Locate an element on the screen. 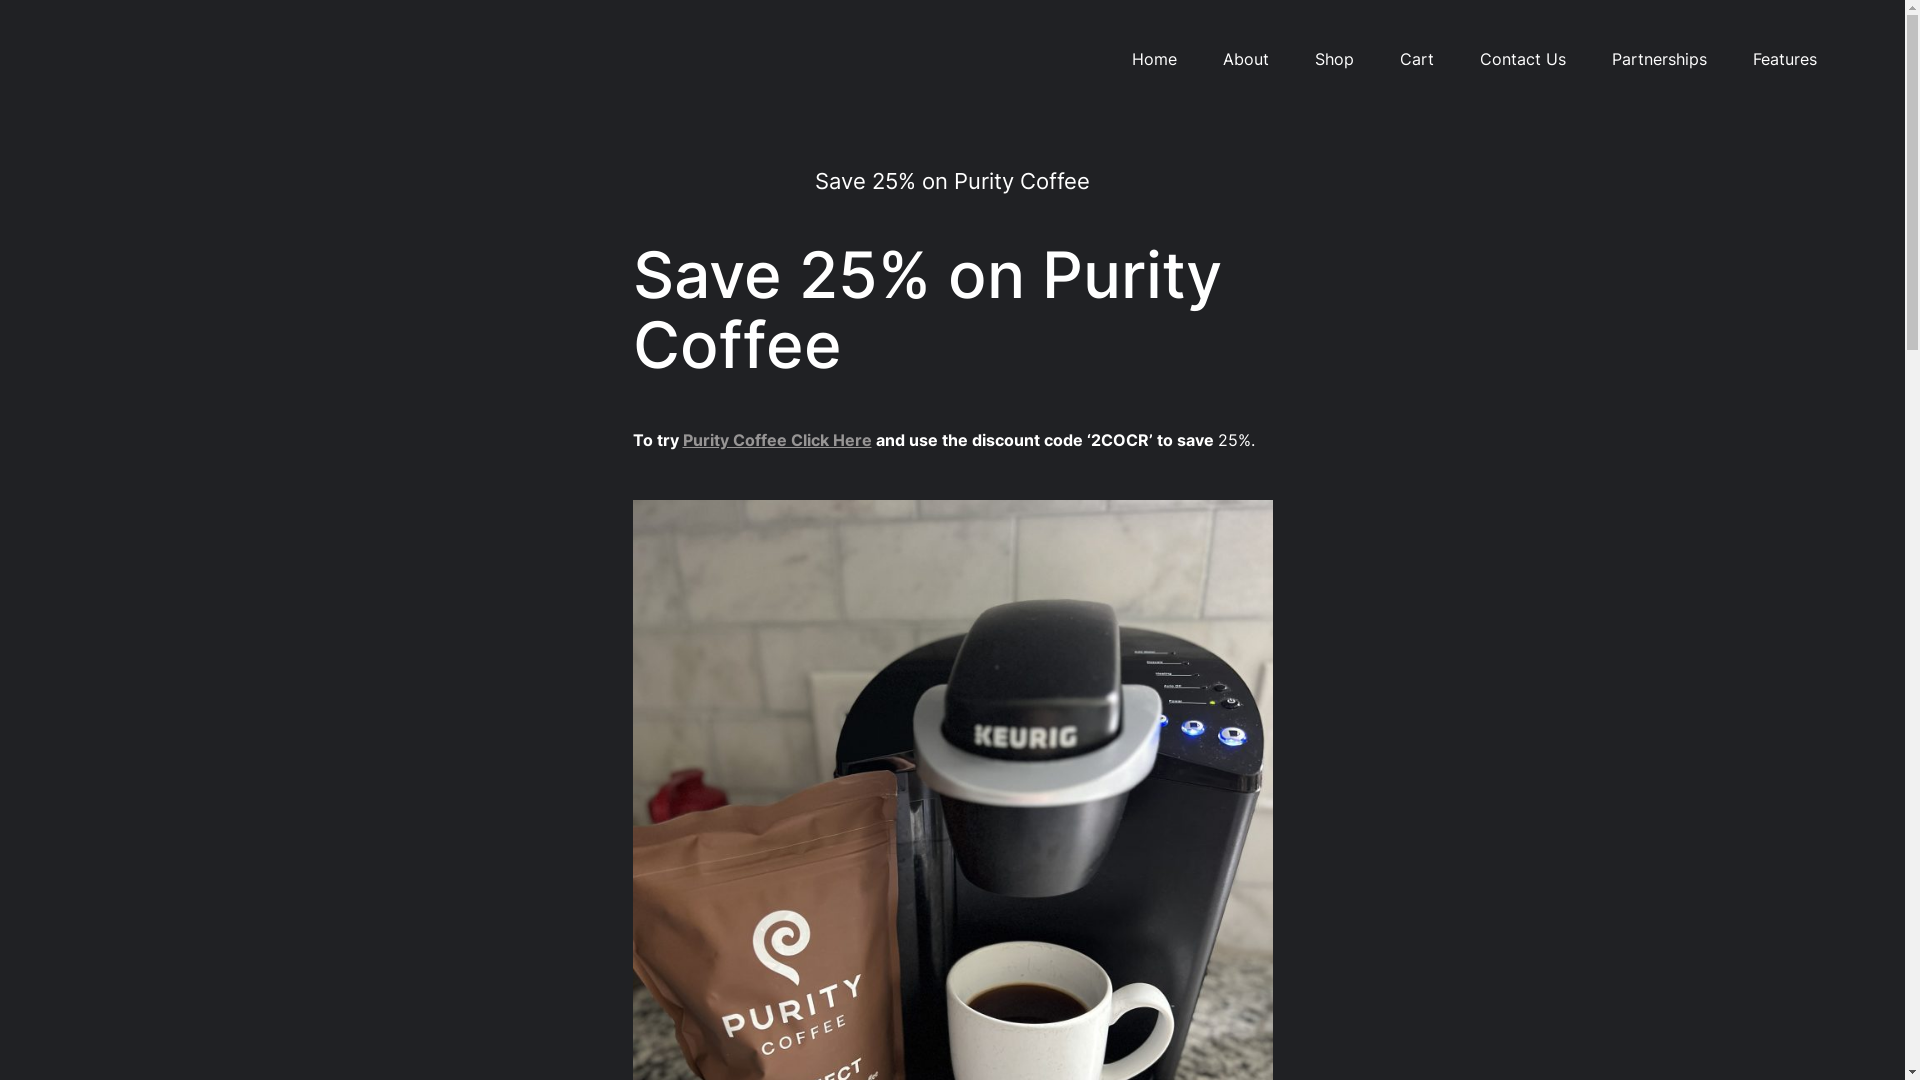 Image resolution: width=1920 pixels, height=1080 pixels. 'Shop' is located at coordinates (1333, 58).